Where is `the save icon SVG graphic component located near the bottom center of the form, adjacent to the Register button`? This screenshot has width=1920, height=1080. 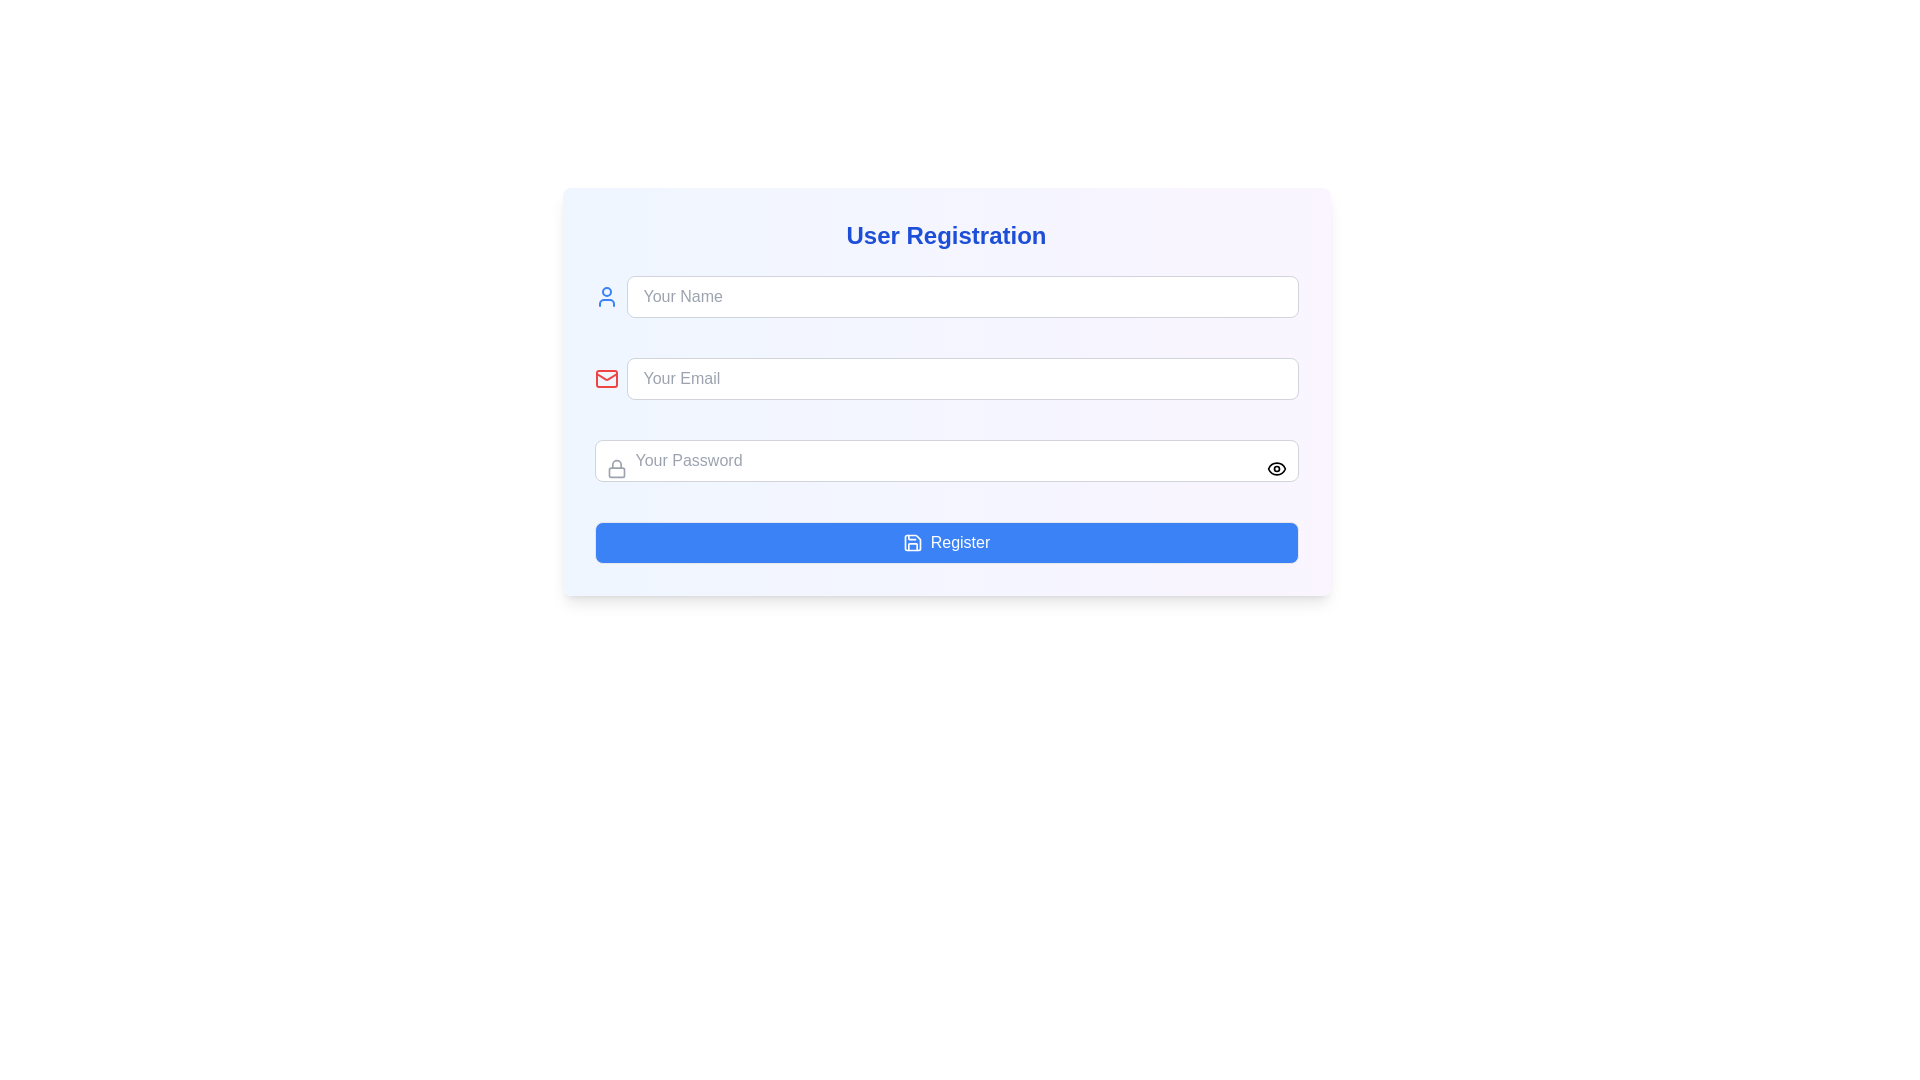
the save icon SVG graphic component located near the bottom center of the form, adjacent to the Register button is located at coordinates (911, 543).